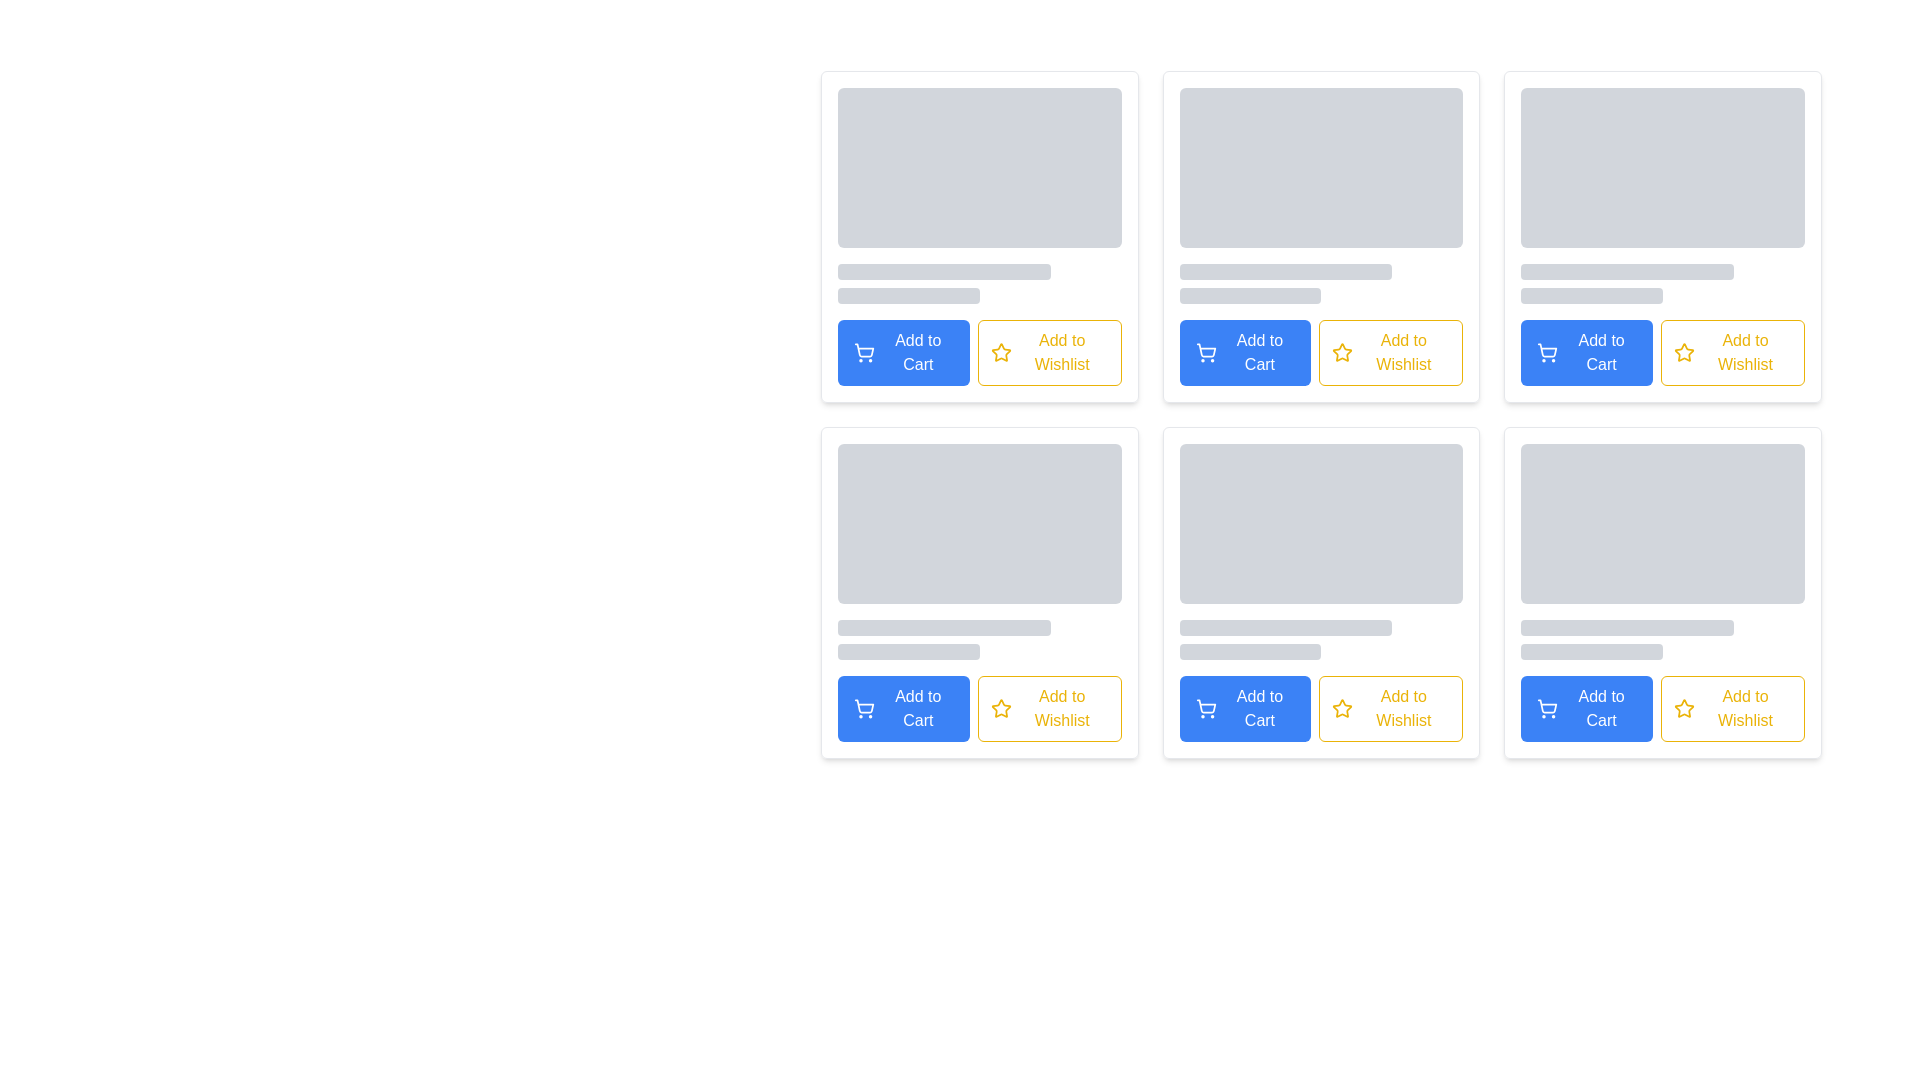 The height and width of the screenshot is (1080, 1920). Describe the element at coordinates (1321, 352) in the screenshot. I see `the 'Add to Wishlist' button, which is a rounded button with a yellow border and background, featuring a yellow star icon and the text 'Add to Wishlist'. It is positioned to the right of the blue 'Add to Cart' button within the bottom section of a product card` at that location.